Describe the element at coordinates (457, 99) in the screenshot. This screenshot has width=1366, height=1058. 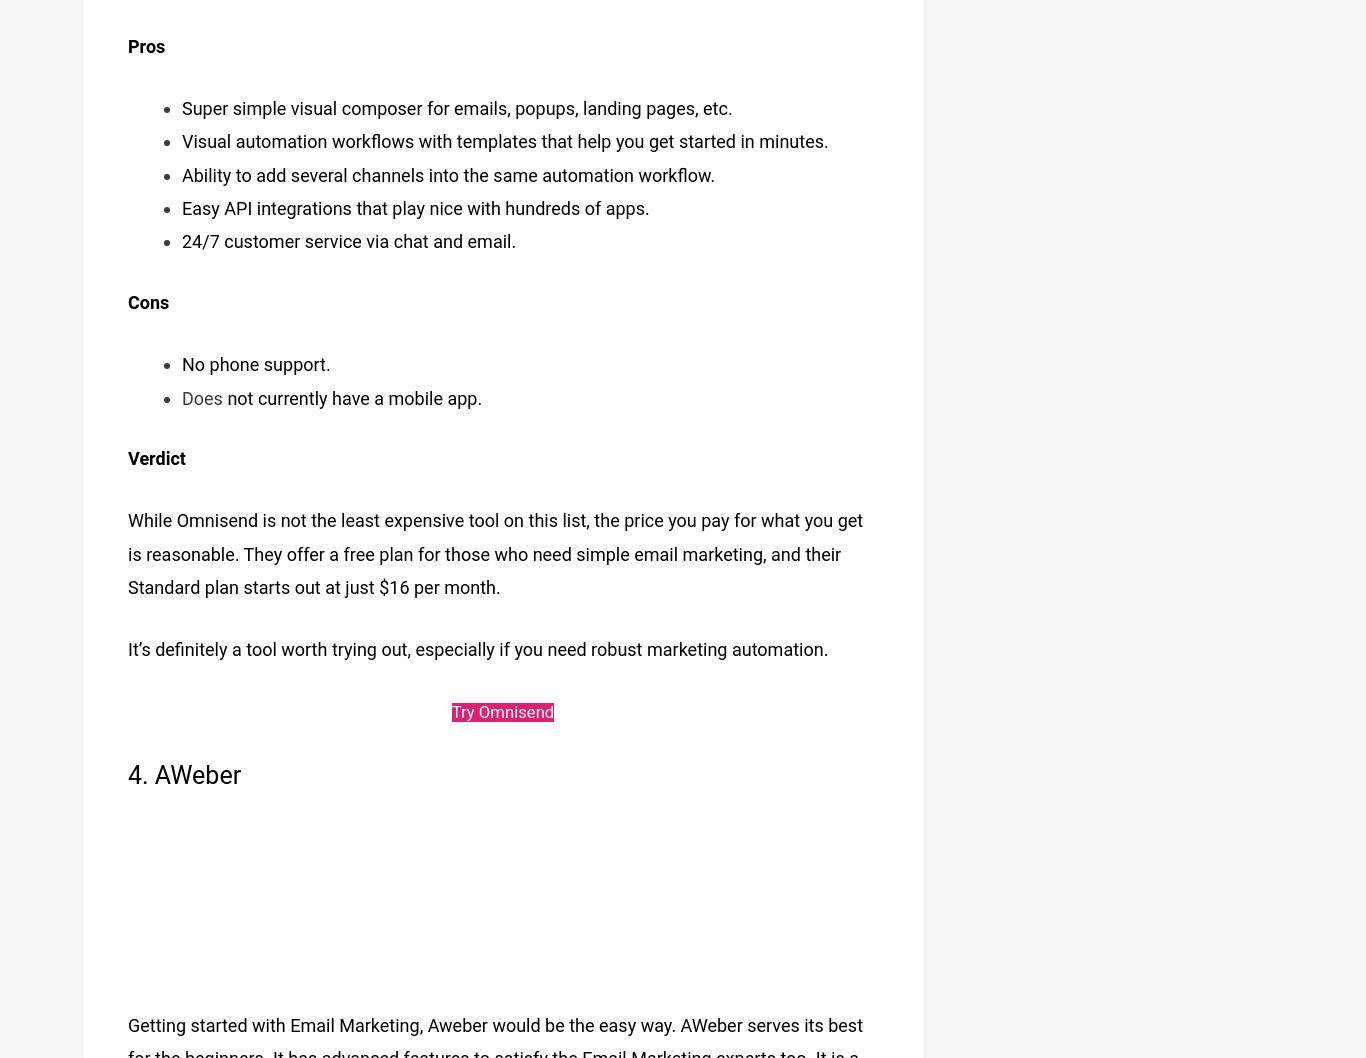
I see `'Super simple visual composer for emails, popups, landing pages, etc.'` at that location.